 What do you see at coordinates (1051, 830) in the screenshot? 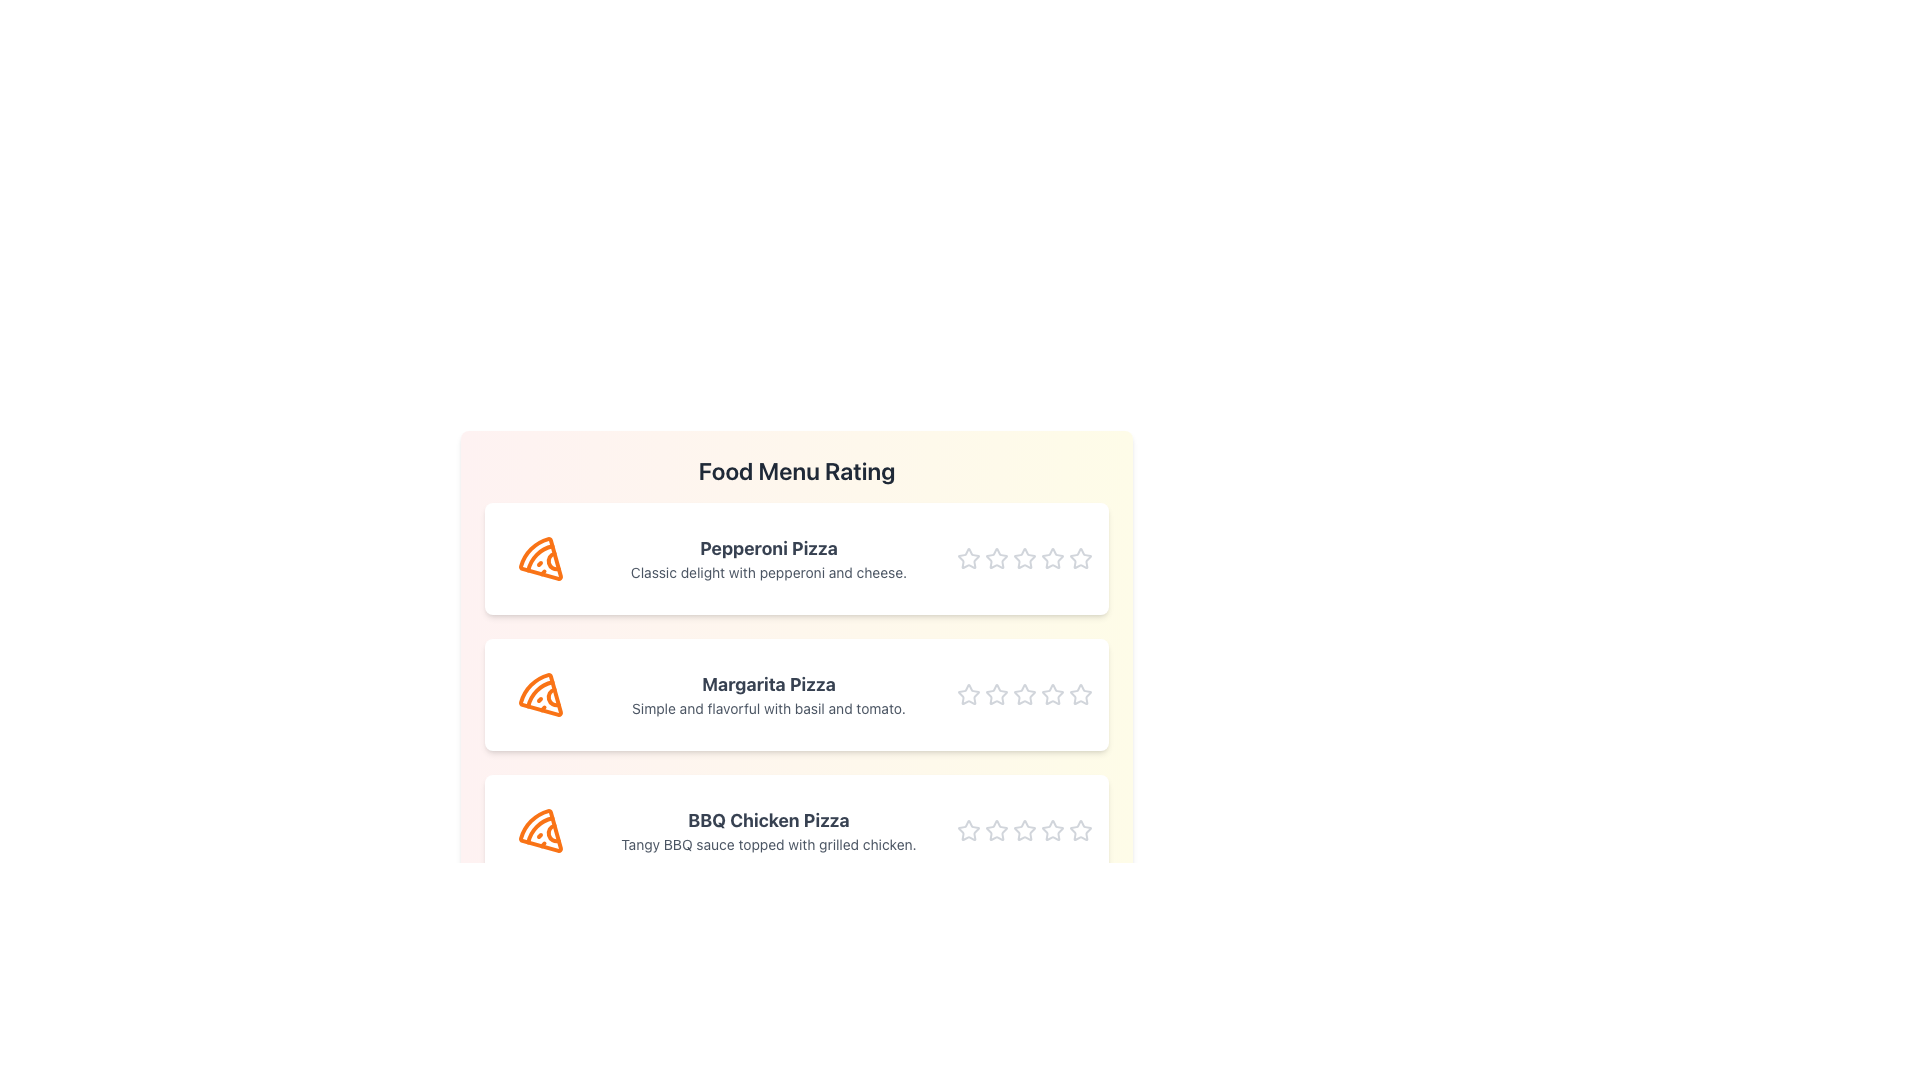
I see `the fourth star icon in the rating row for the 'BBQ Chicken Pizza' item` at bounding box center [1051, 830].